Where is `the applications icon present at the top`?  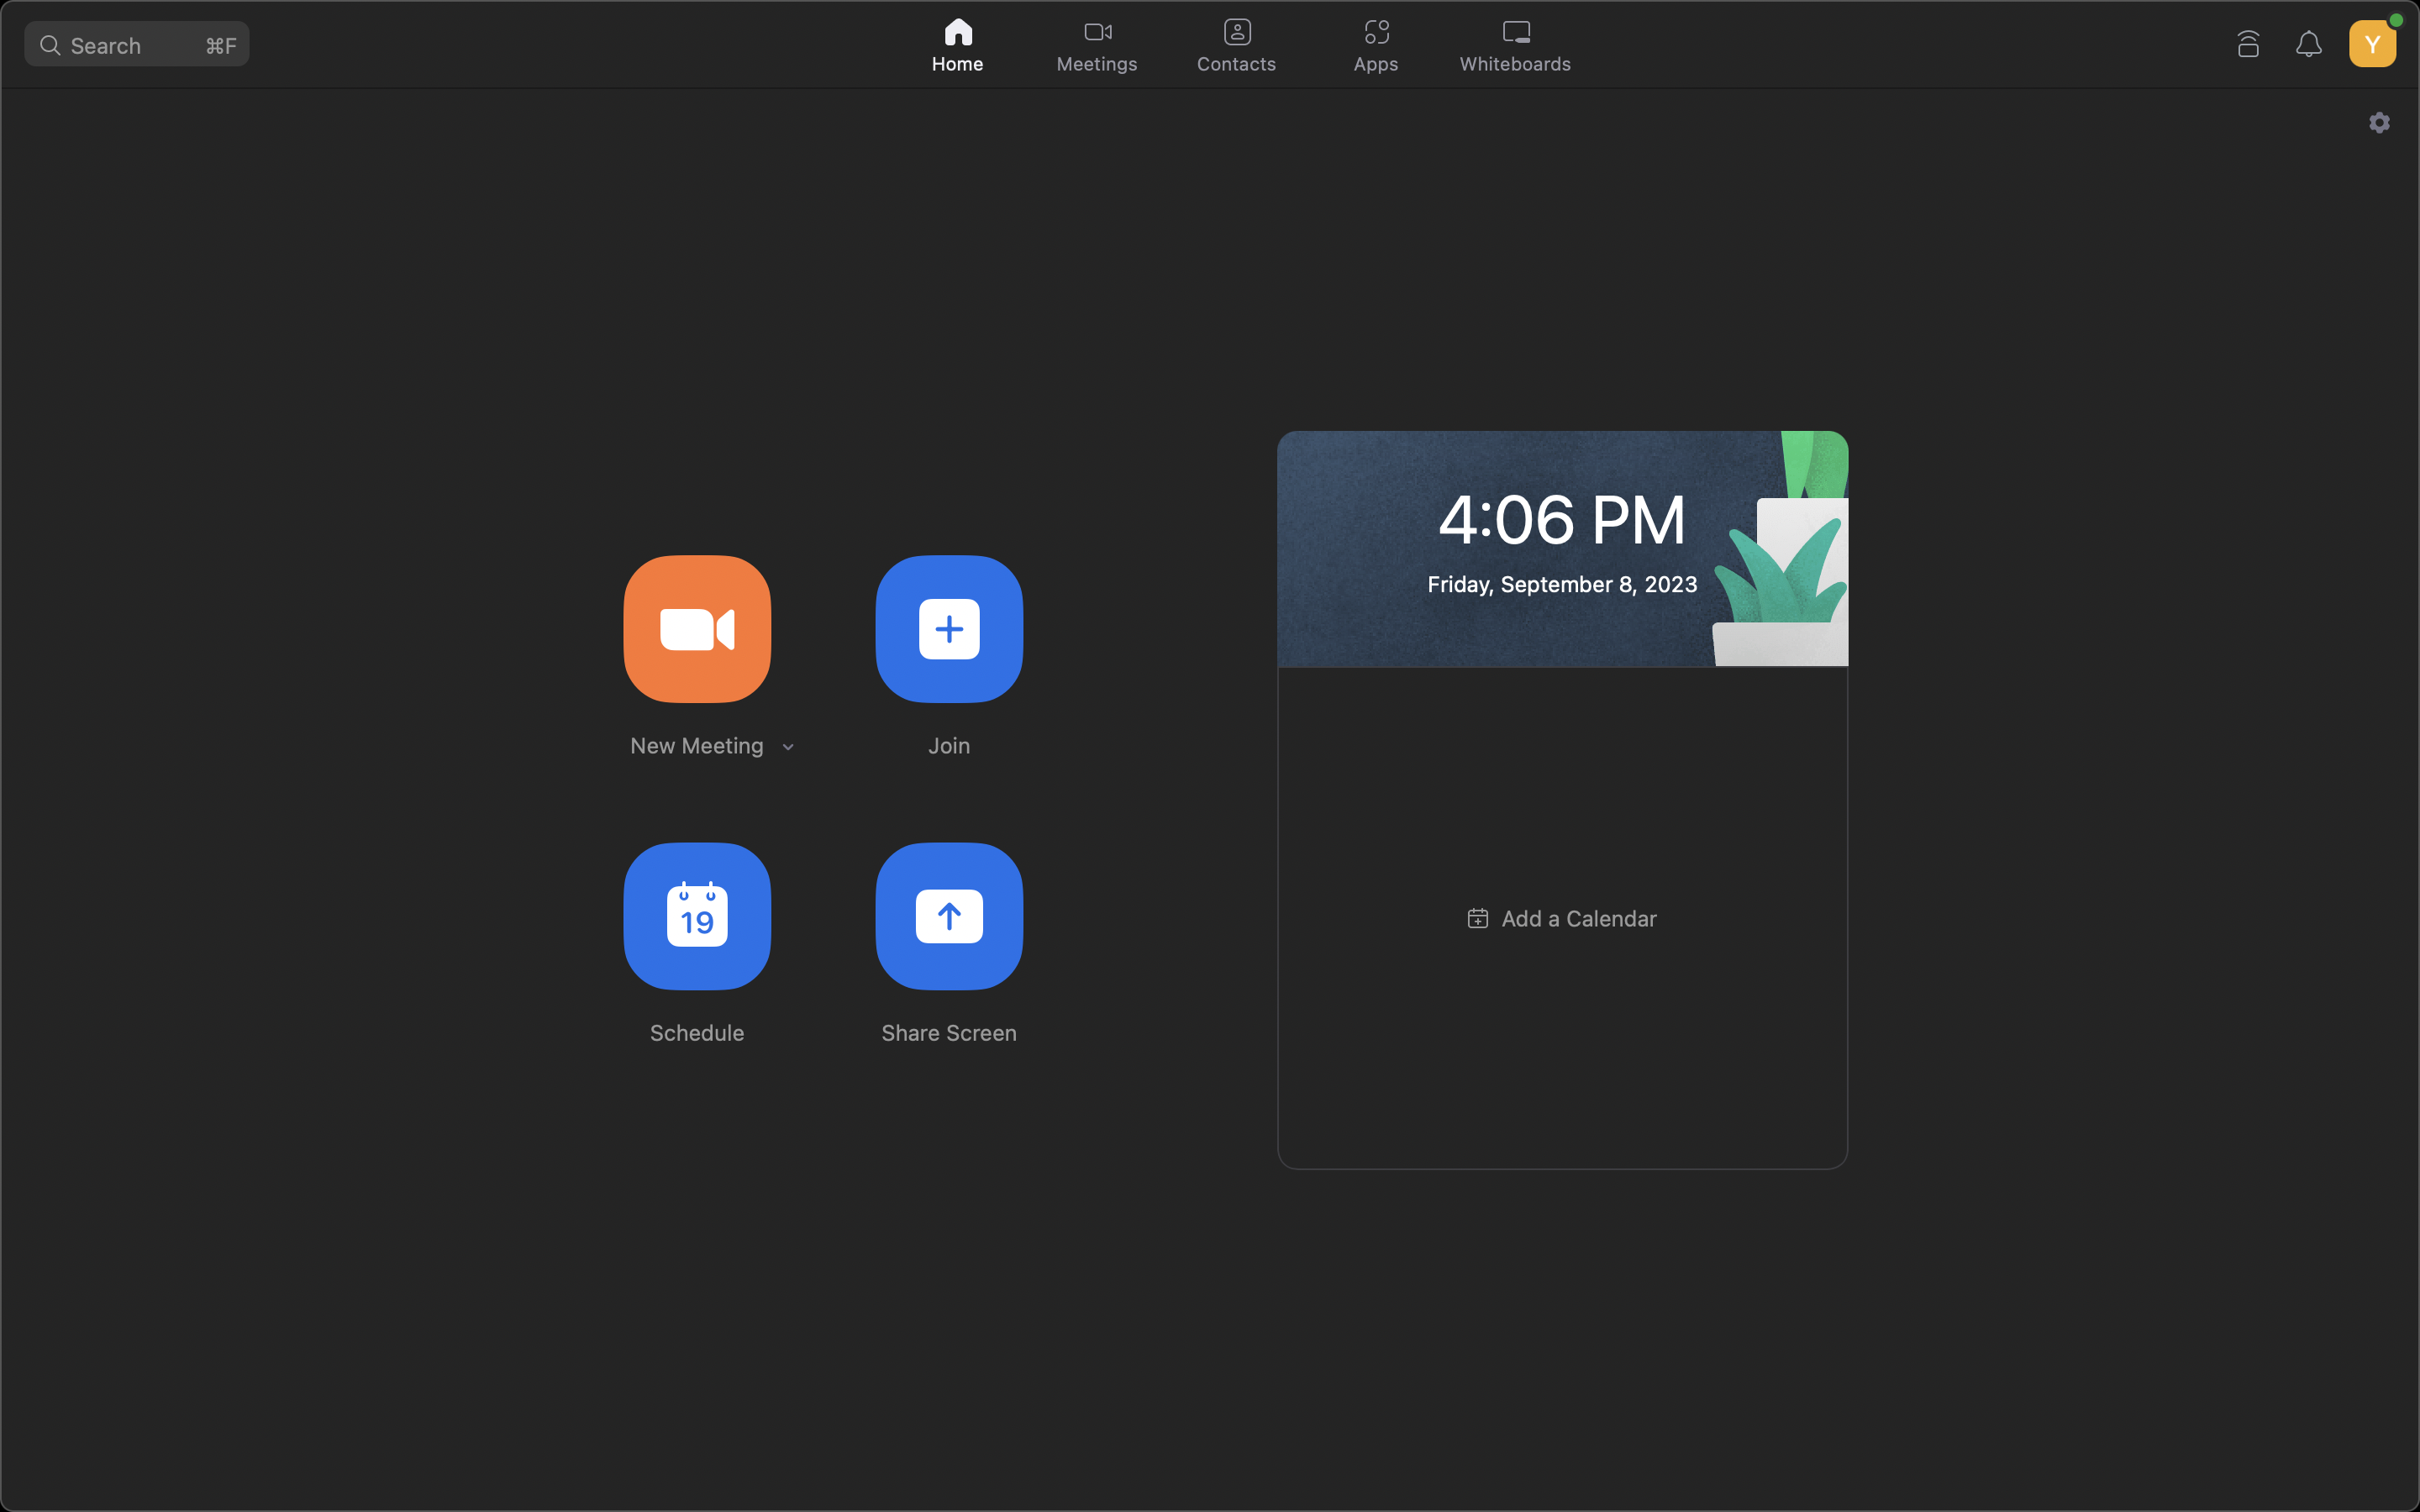
the applications icon present at the top is located at coordinates (1379, 41).